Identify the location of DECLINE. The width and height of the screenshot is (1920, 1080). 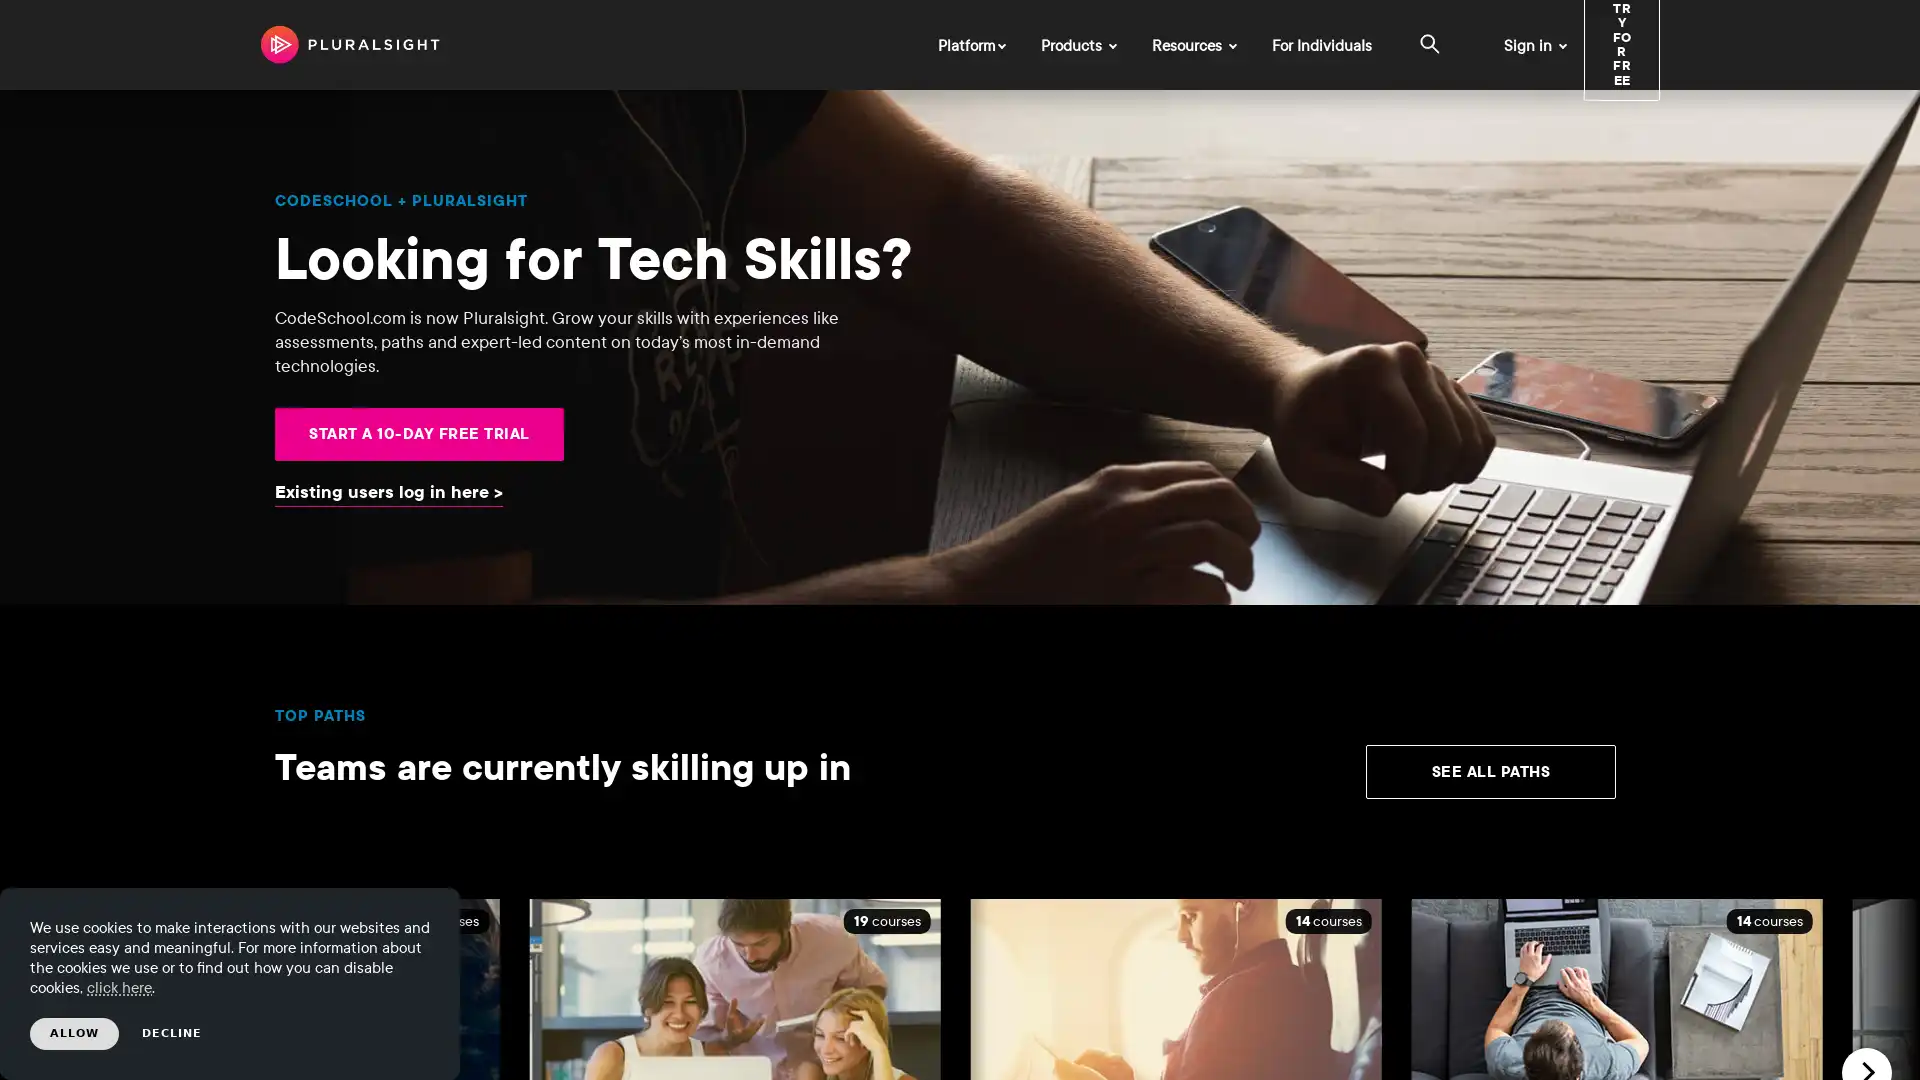
(172, 1033).